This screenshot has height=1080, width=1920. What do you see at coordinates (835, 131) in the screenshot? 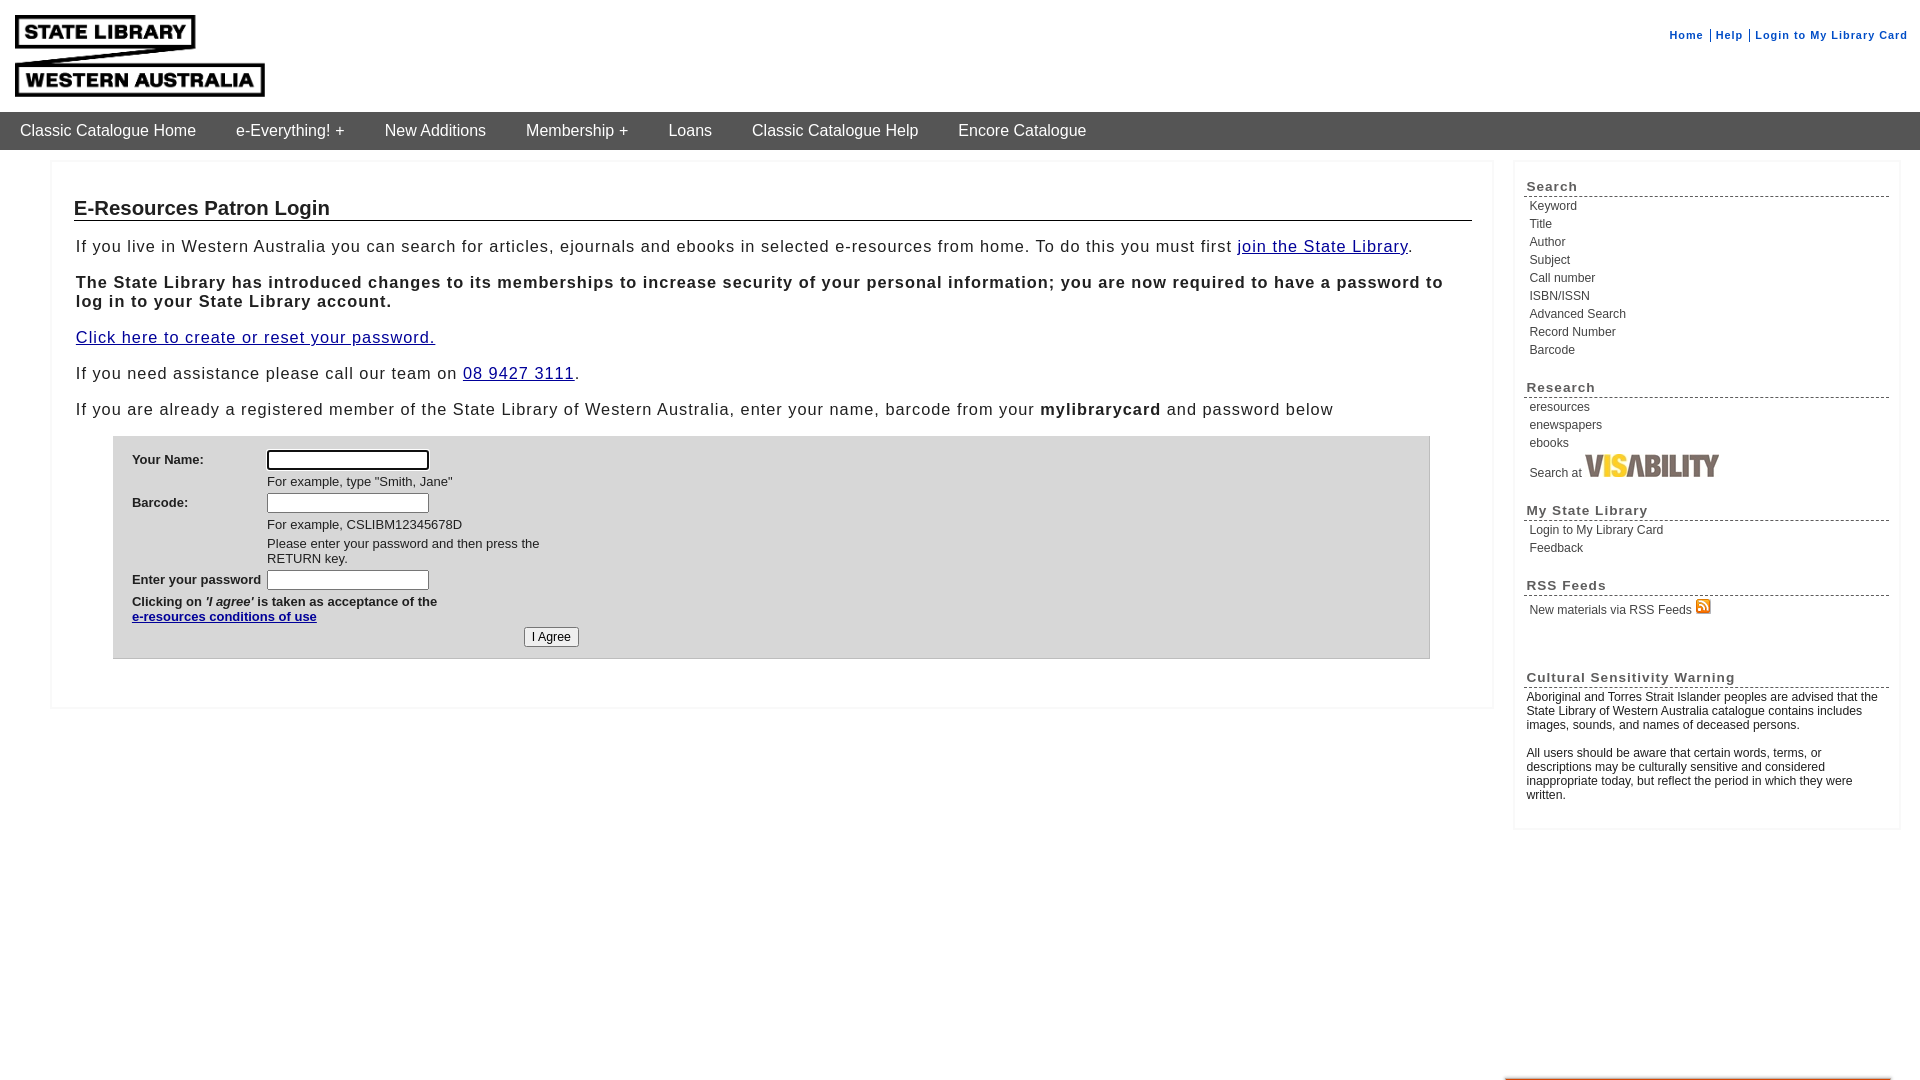
I see `'Classic Catalogue Help'` at bounding box center [835, 131].